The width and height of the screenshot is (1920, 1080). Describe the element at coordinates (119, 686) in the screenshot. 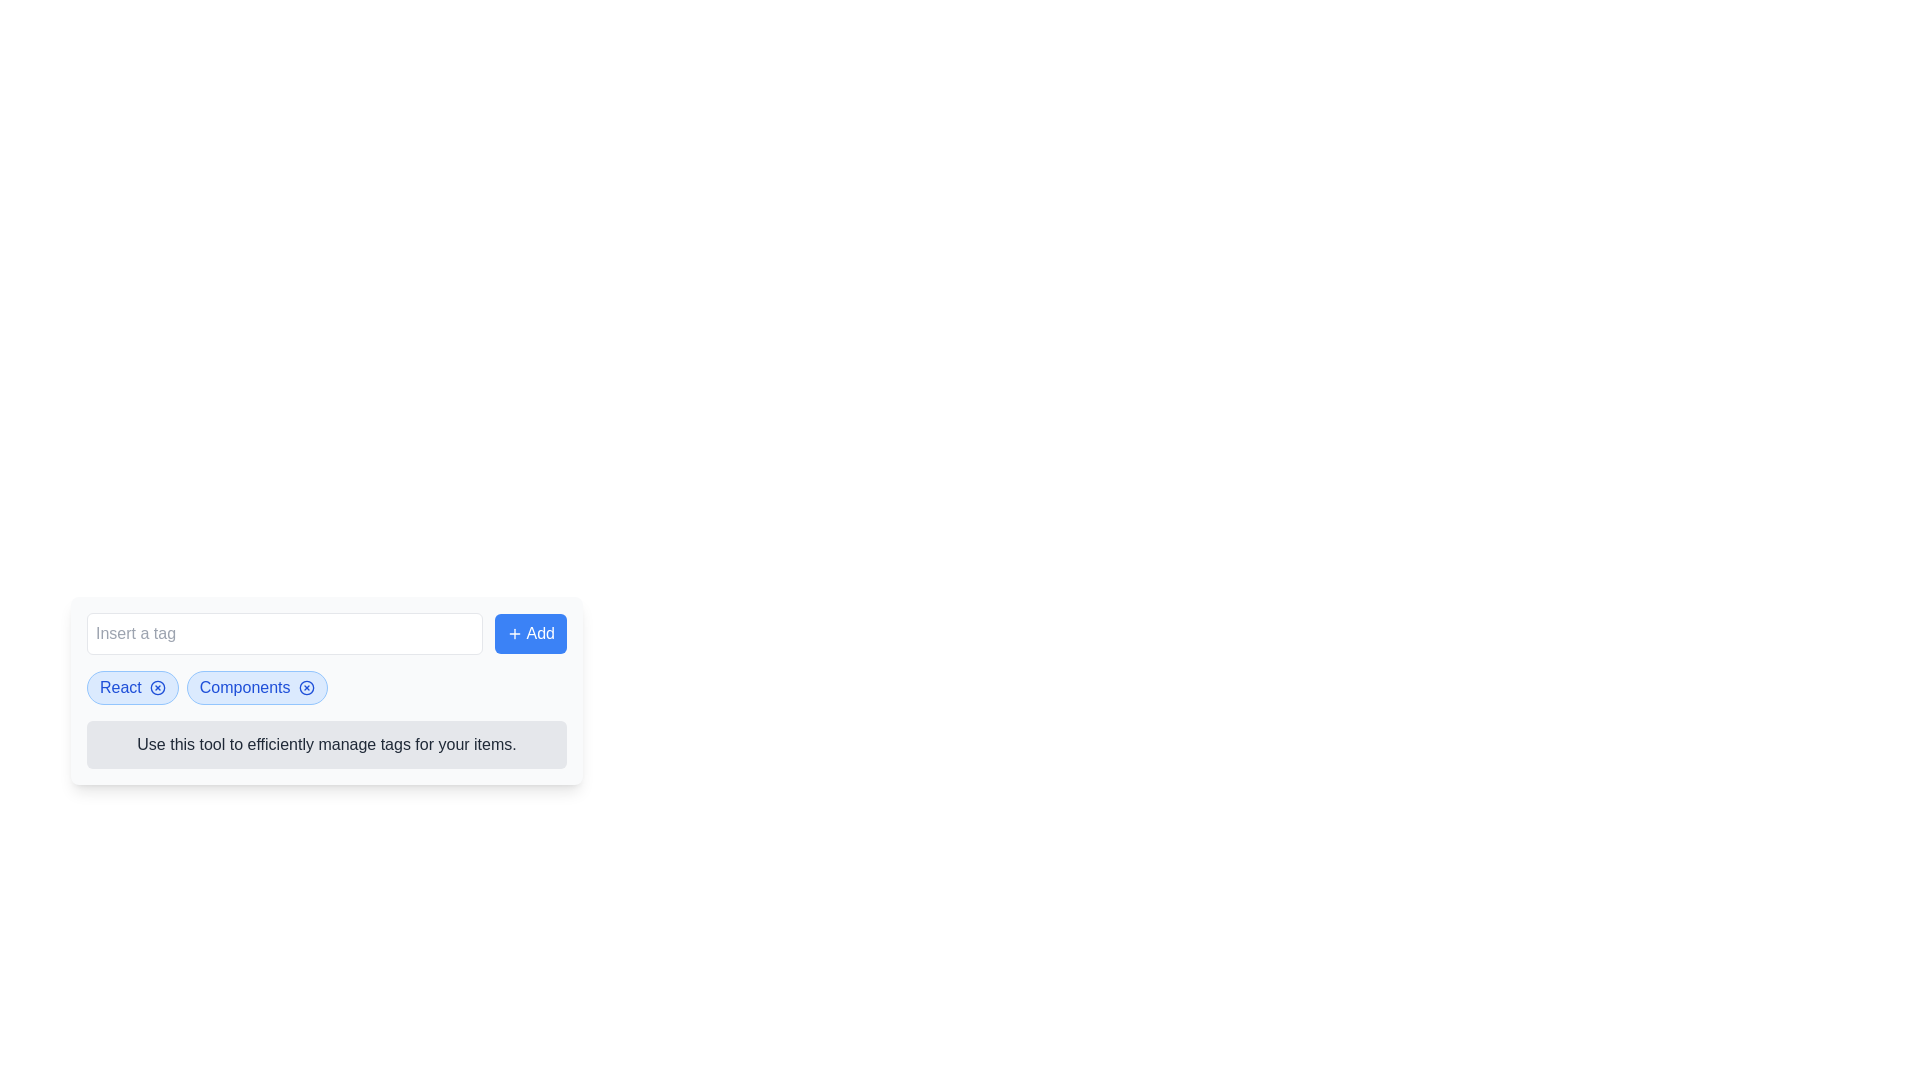

I see `on the blue-colored text label reading 'React' in a bold font within a pill-shaped tag` at that location.